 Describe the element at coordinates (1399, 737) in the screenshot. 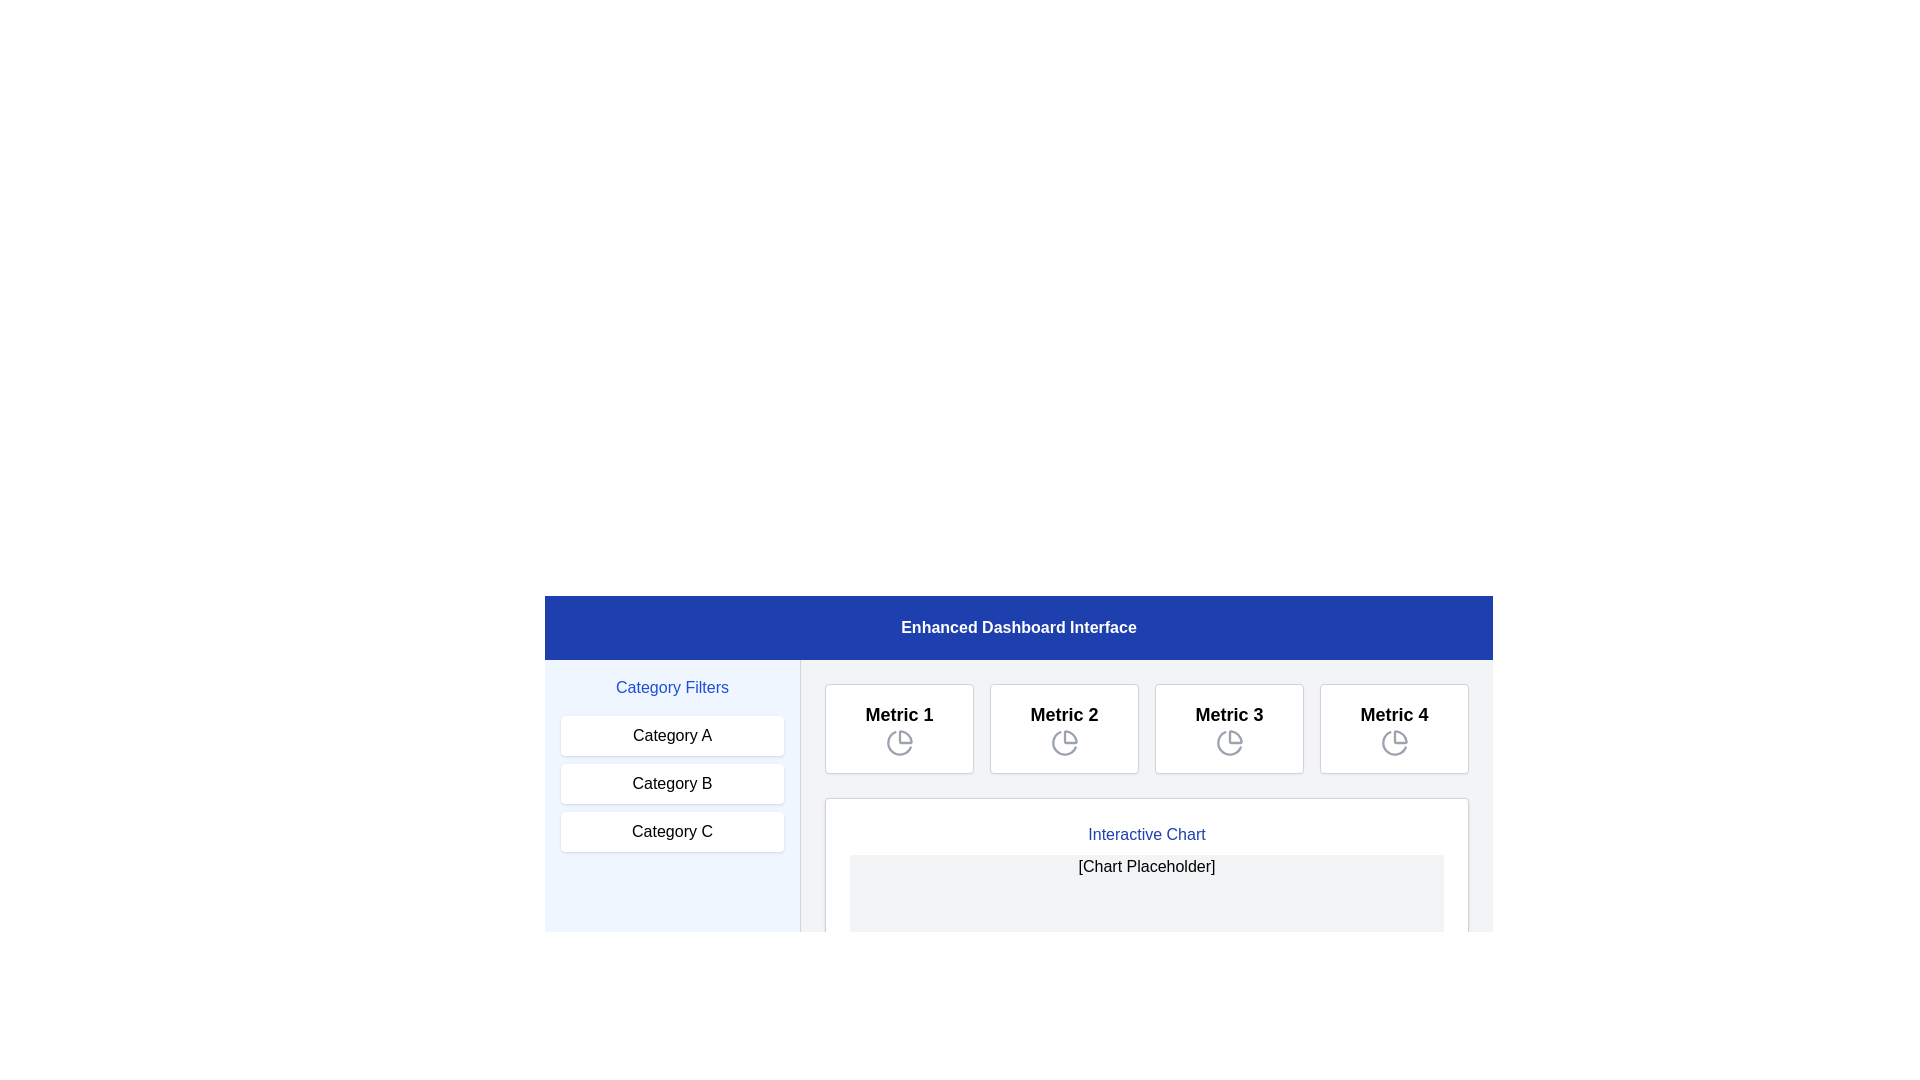

I see `the Icon Graphical Slice representing the visualization feature related to the 'Metric 4' section, located in the bottom-right of the 'Metrics' button group` at that location.